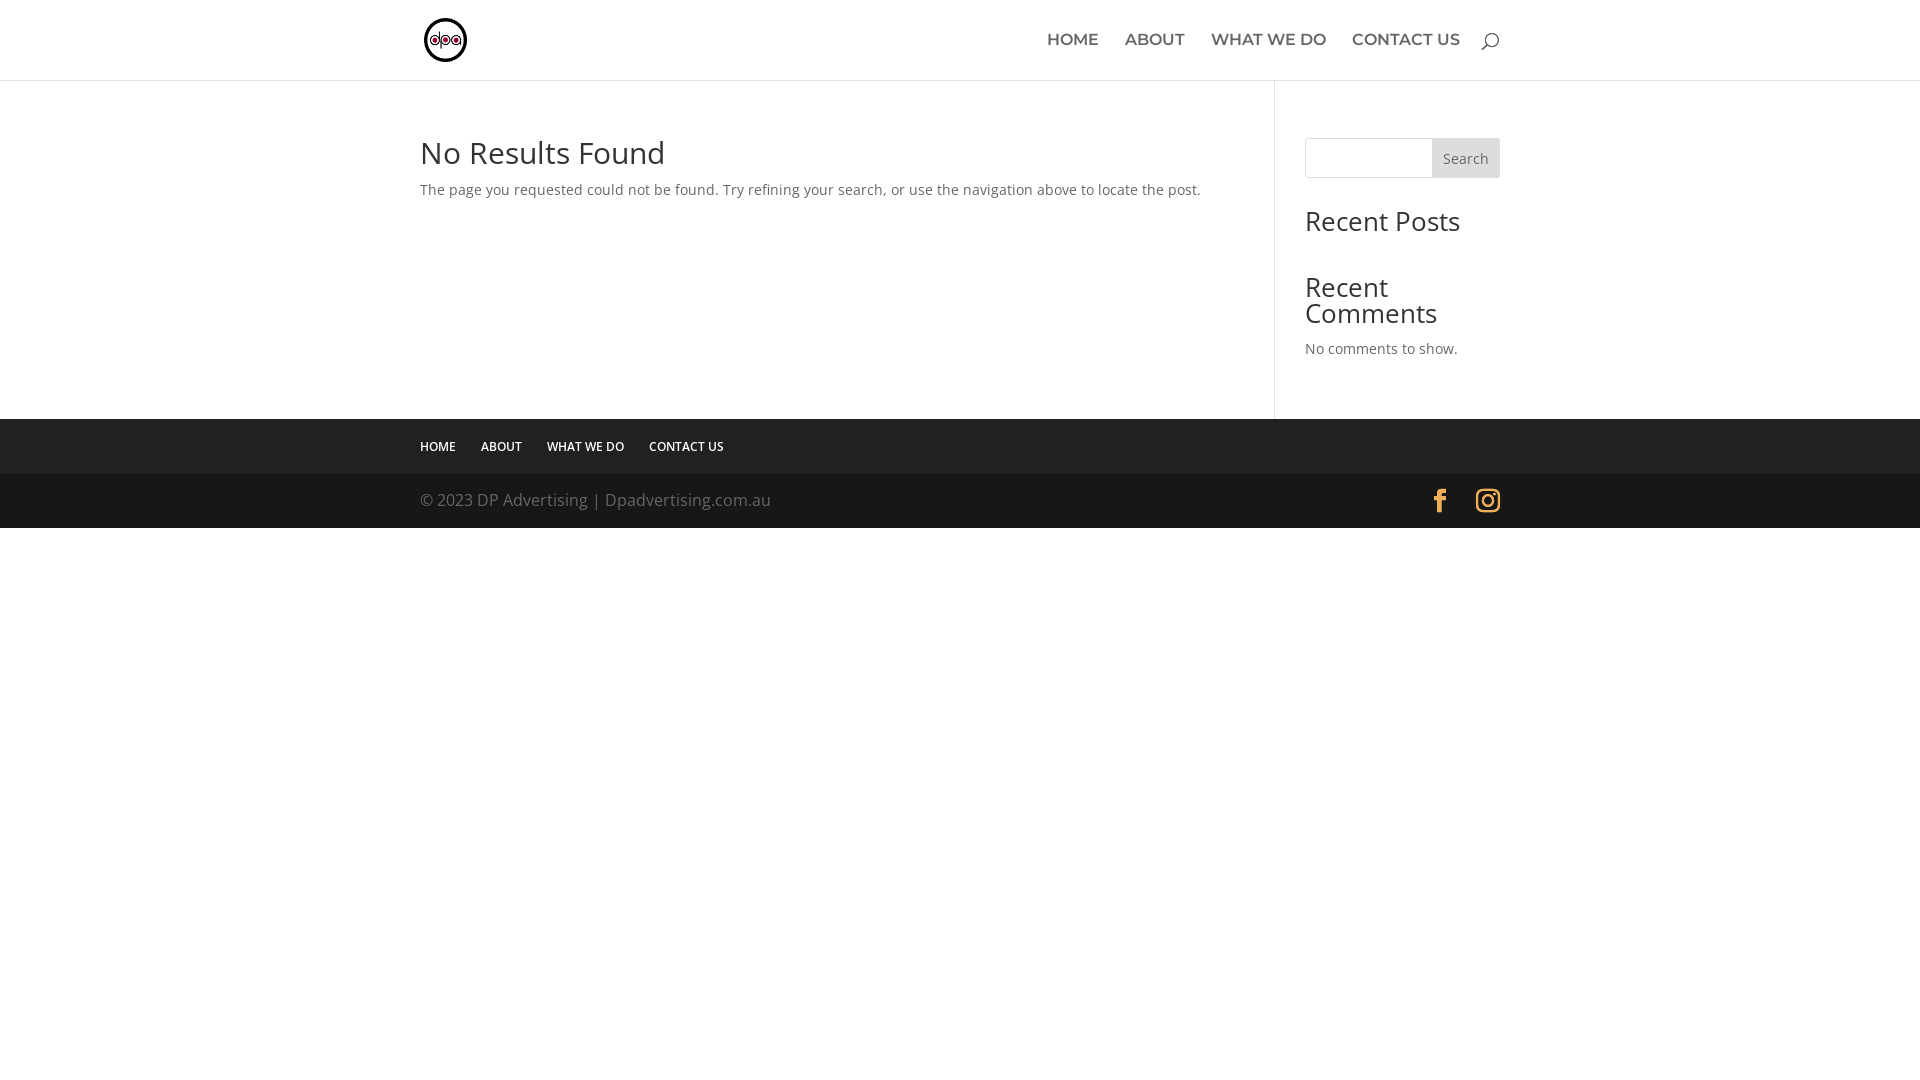 Image resolution: width=1920 pixels, height=1080 pixels. Describe the element at coordinates (1405, 55) in the screenshot. I see `'CONTACT US'` at that location.